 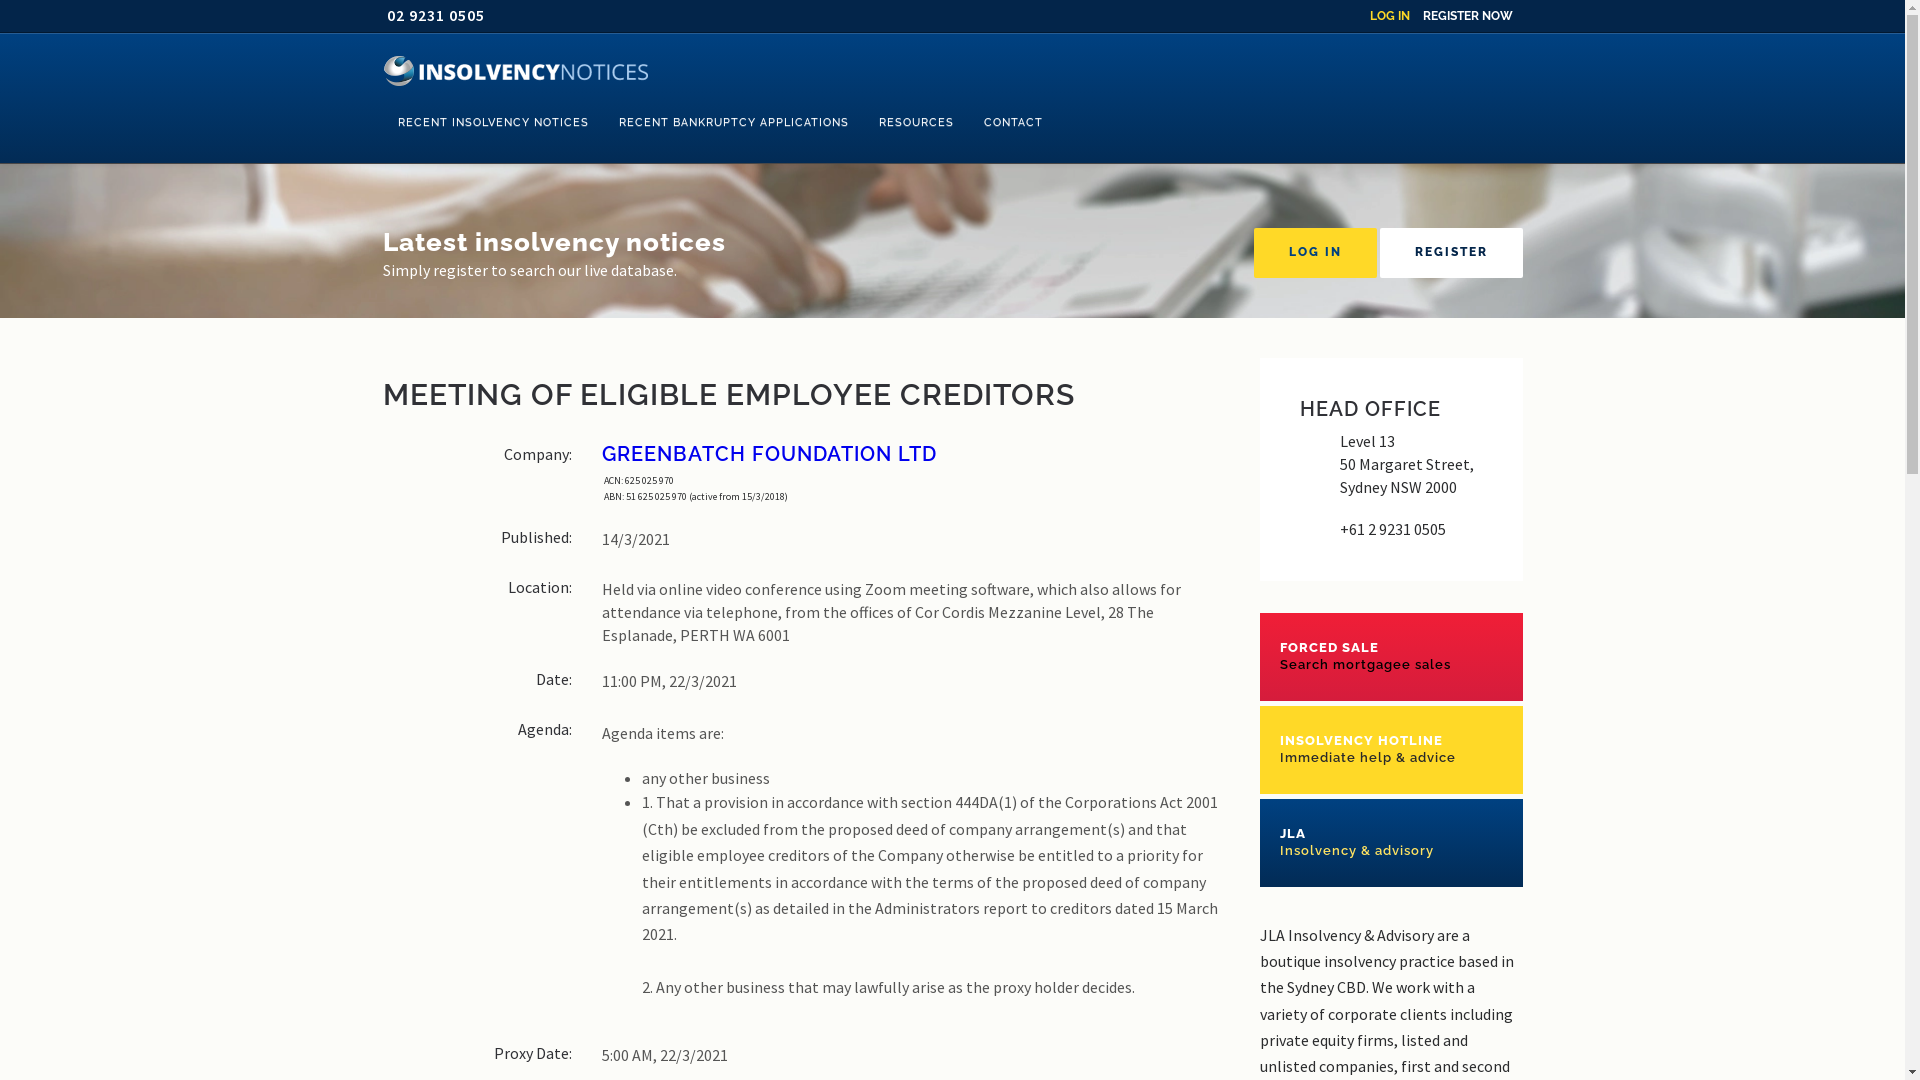 I want to click on 'REGISTER NOW', so click(x=1420, y=15).